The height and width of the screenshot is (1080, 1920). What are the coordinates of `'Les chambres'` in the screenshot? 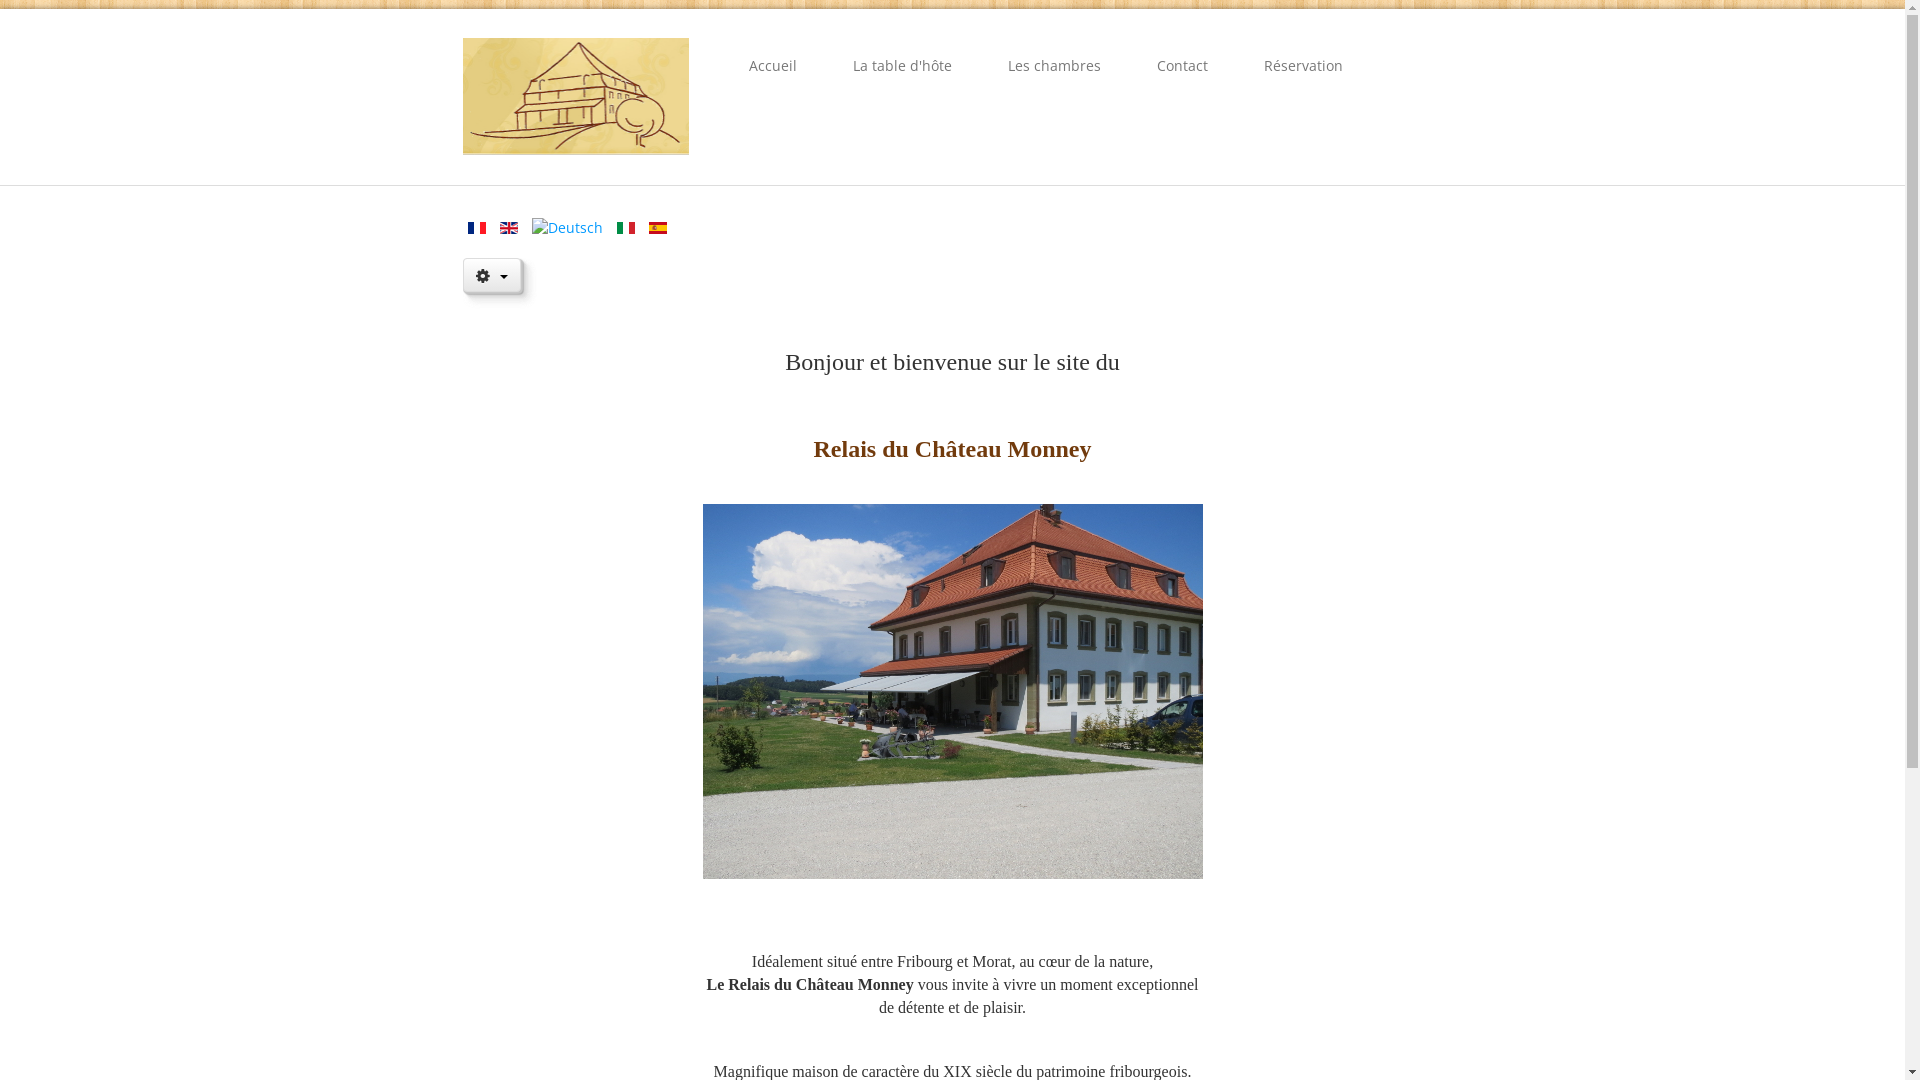 It's located at (1053, 64).